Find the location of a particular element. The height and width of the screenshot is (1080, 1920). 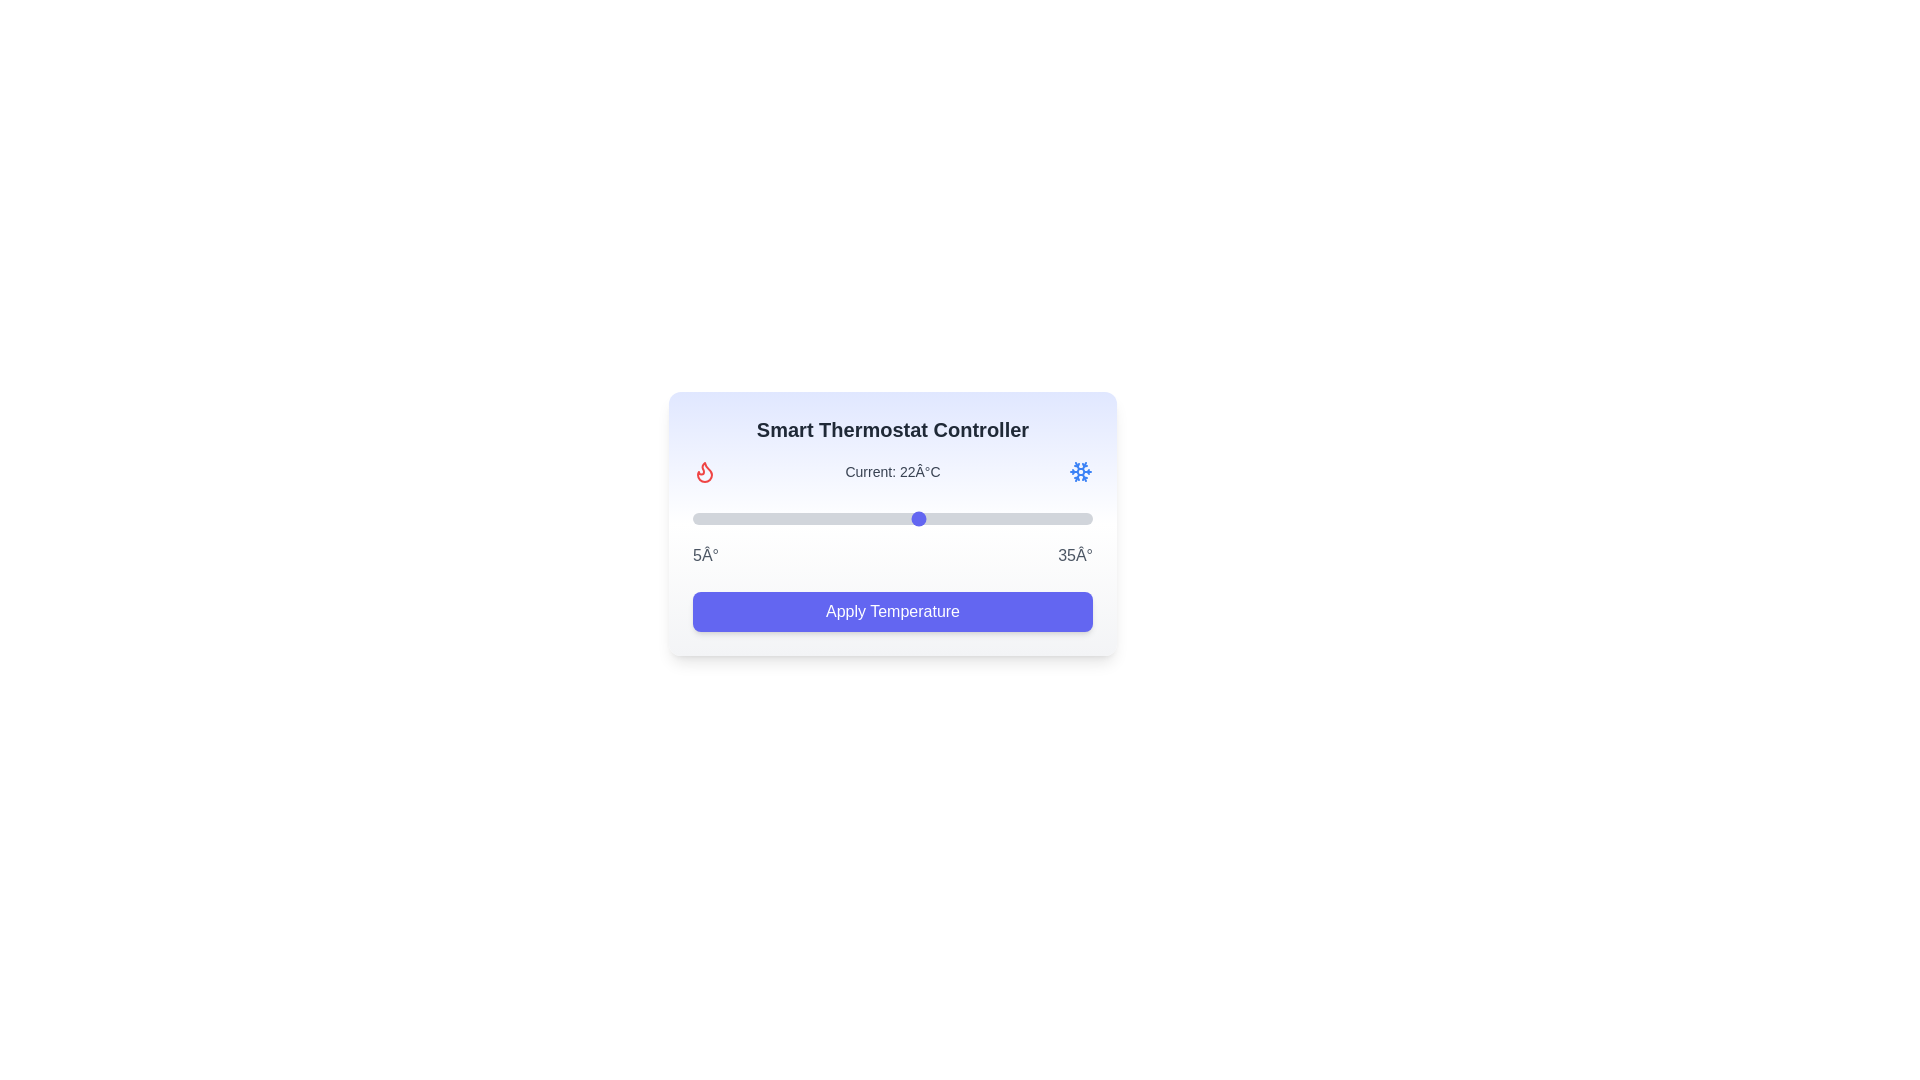

the flame icon to interact with it is located at coordinates (705, 471).